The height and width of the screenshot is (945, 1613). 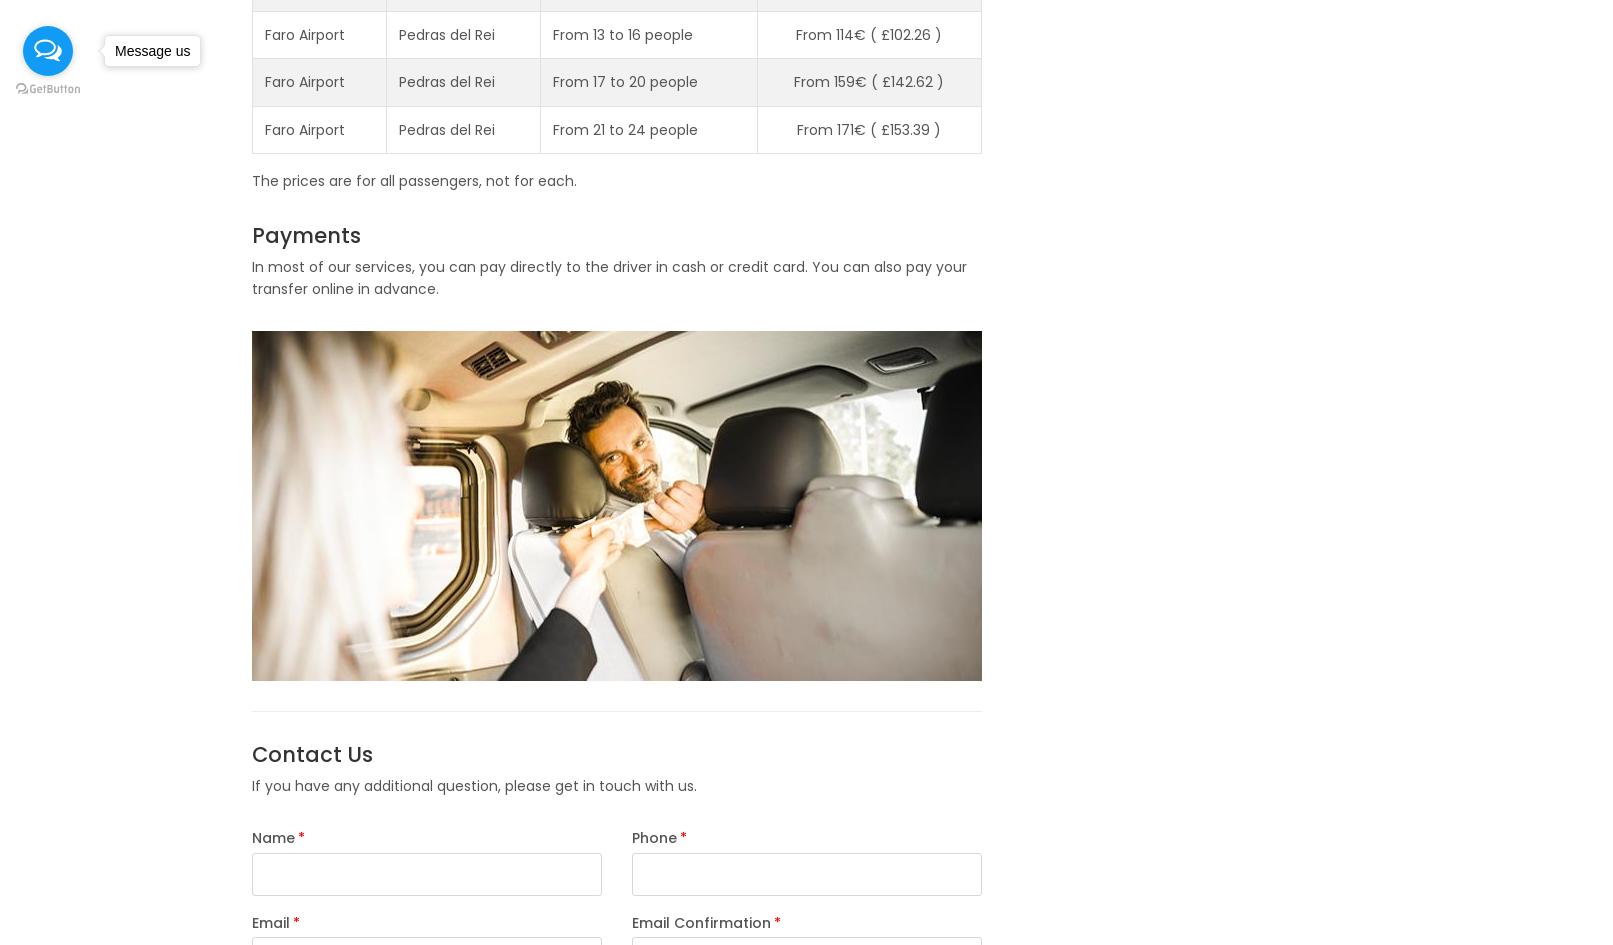 I want to click on 'Contact Us', so click(x=249, y=752).